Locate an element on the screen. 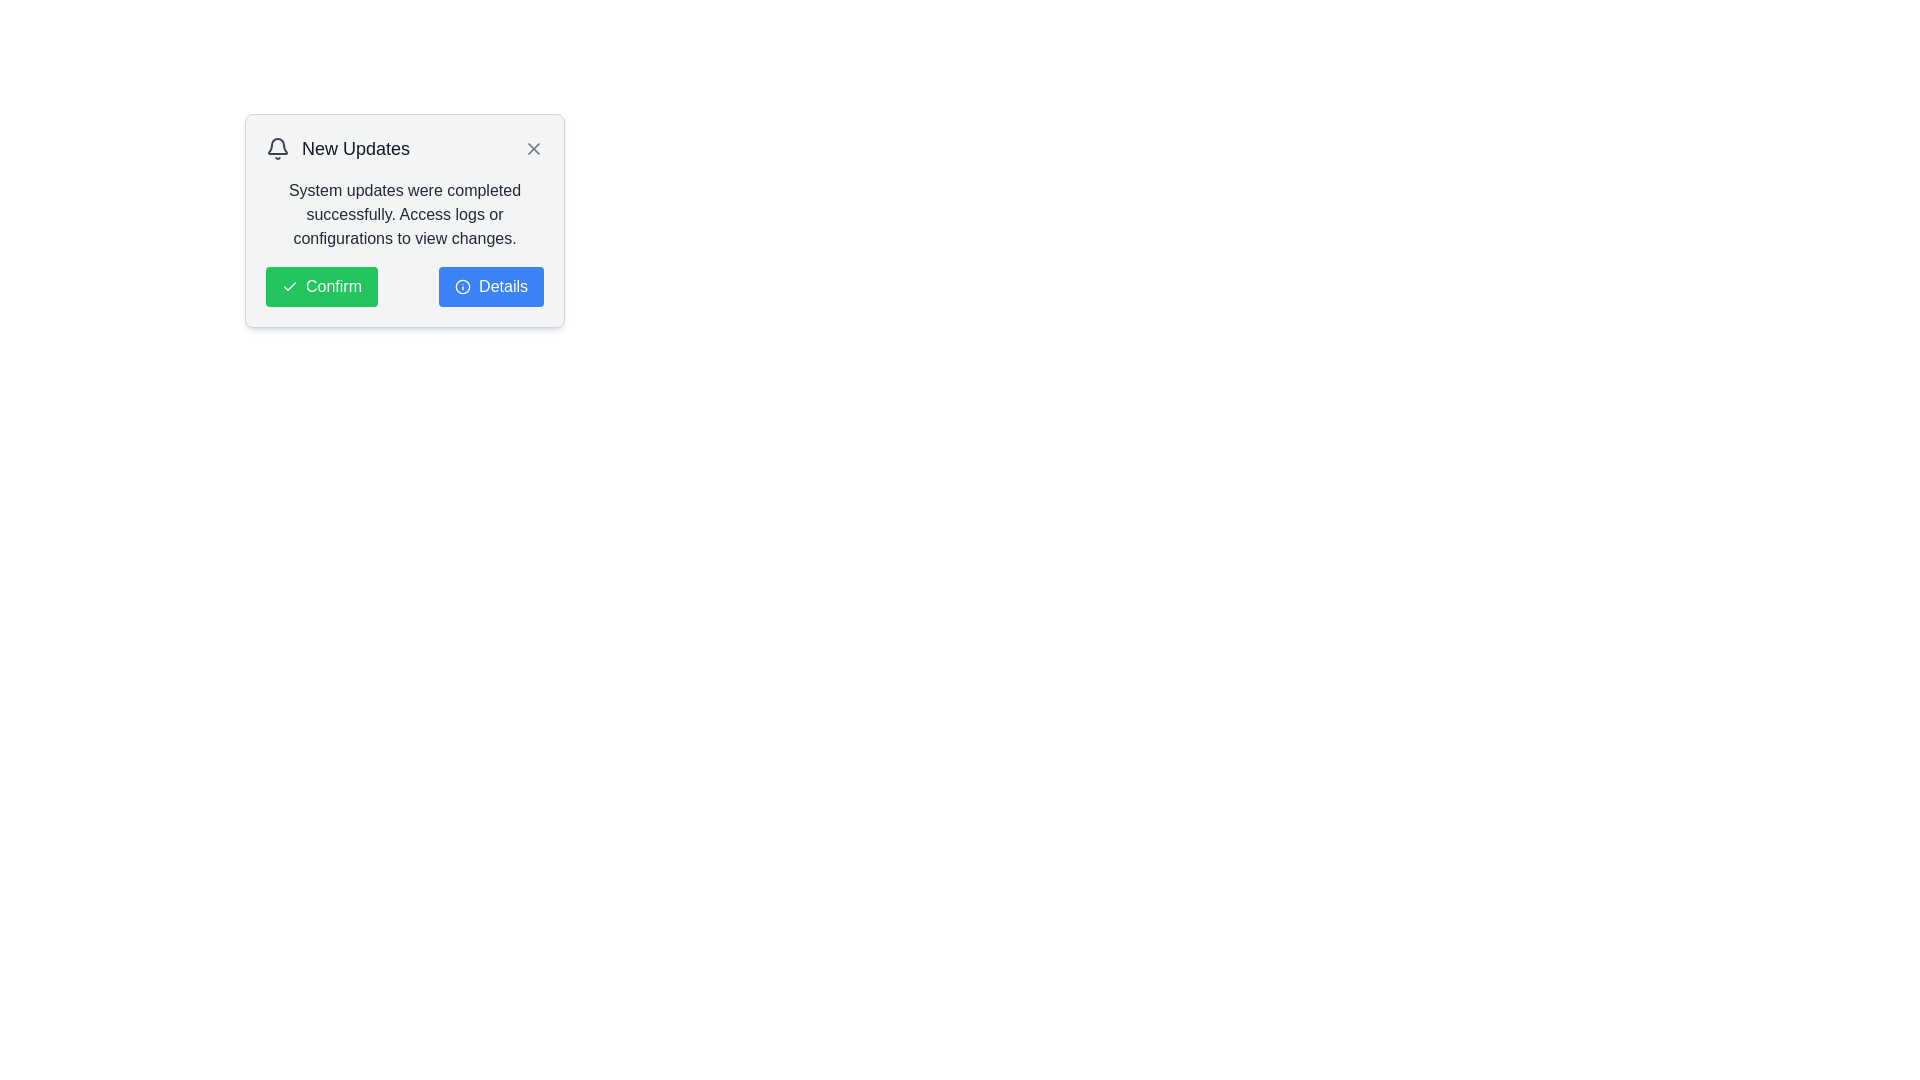  the leftmost confirmation button in the 'New Updates' notification box to confirm the action is located at coordinates (321, 286).